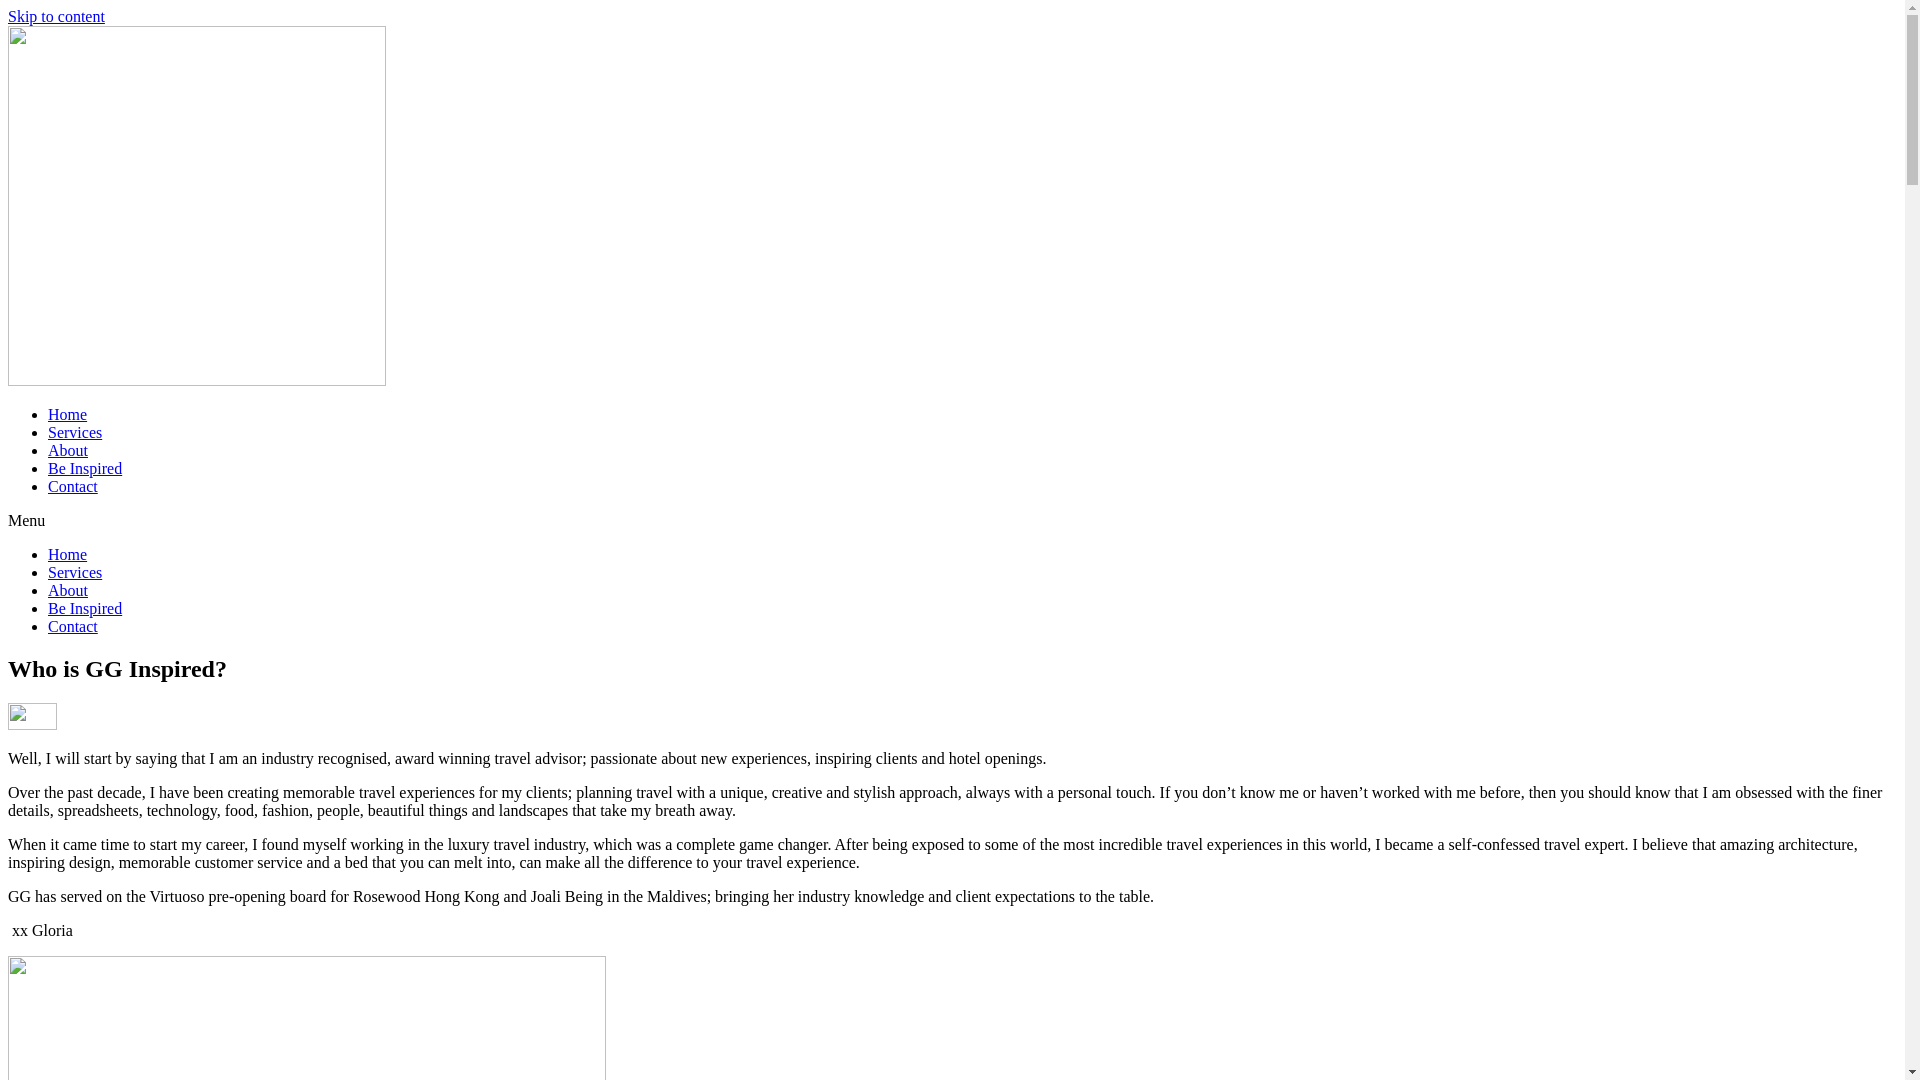  I want to click on 'Be Inspired', so click(84, 607).